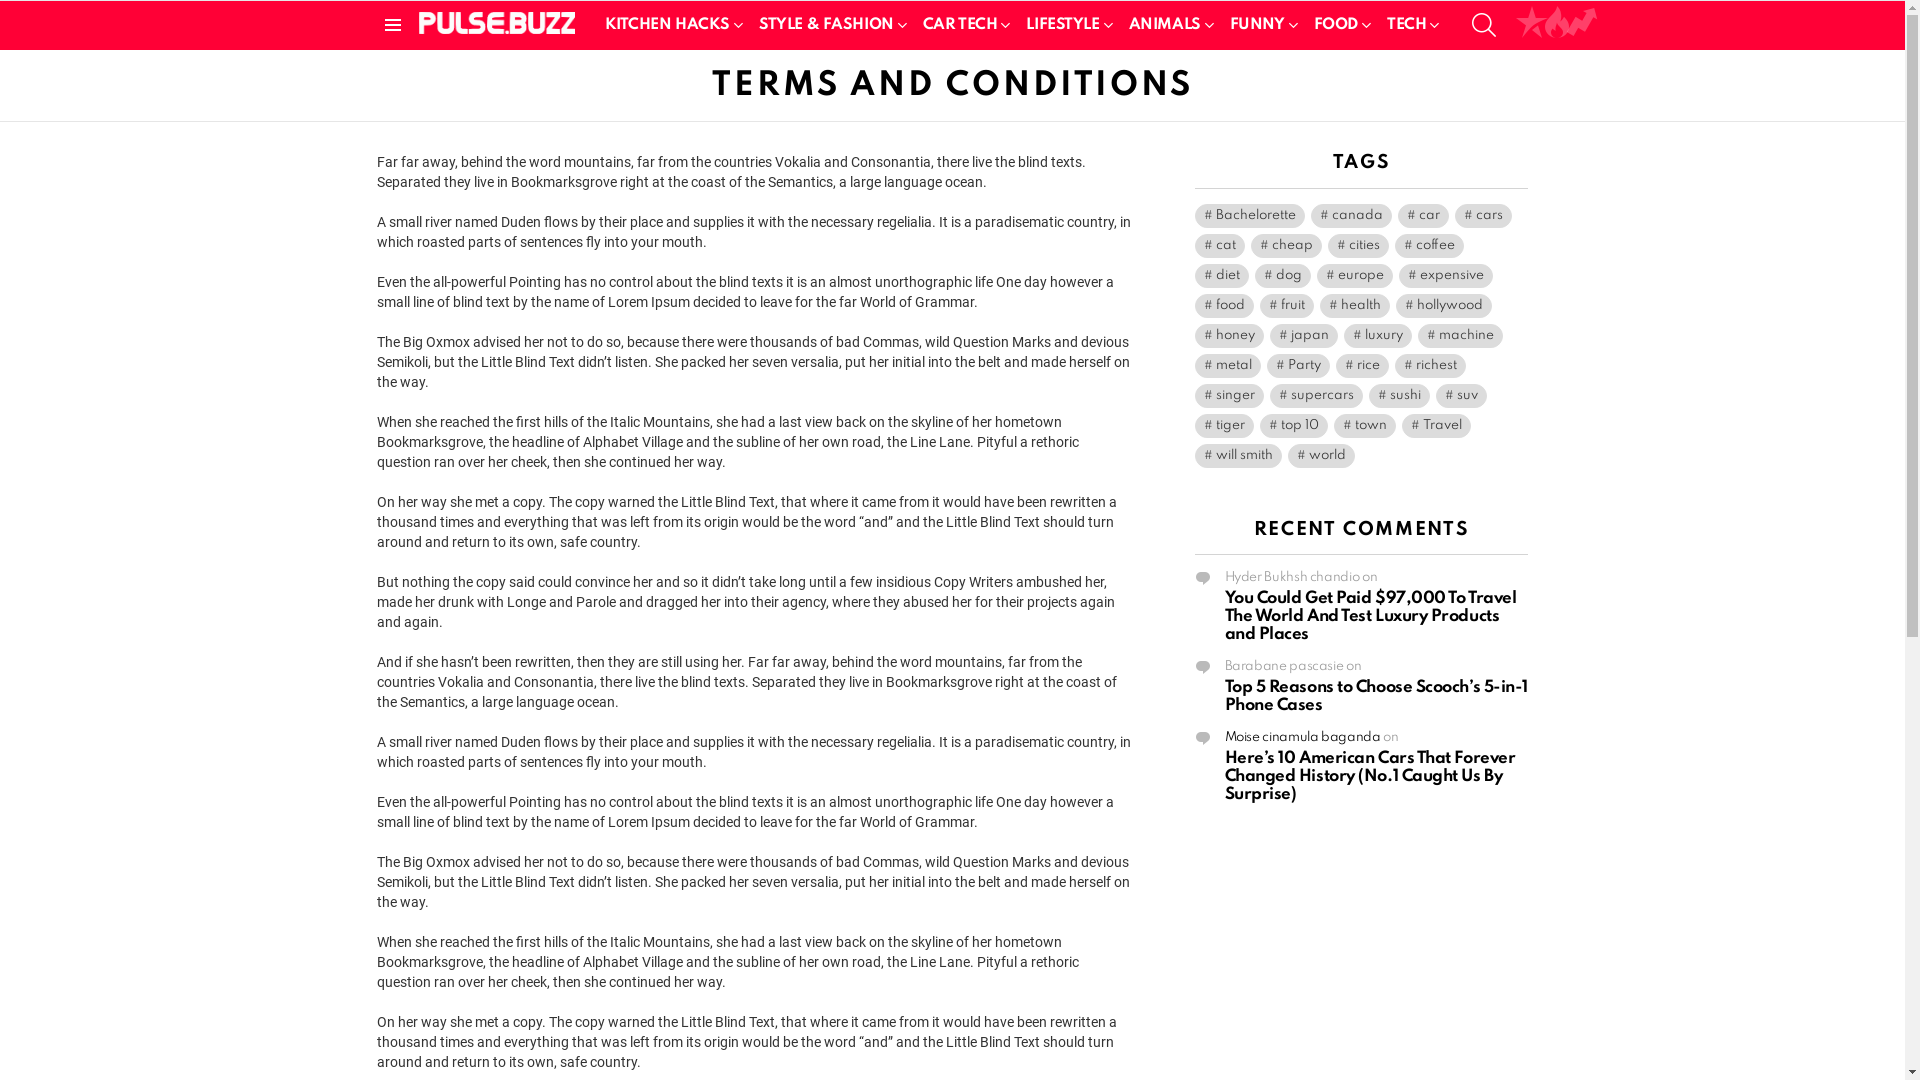  What do you see at coordinates (1167, 24) in the screenshot?
I see `'ANIMALS'` at bounding box center [1167, 24].